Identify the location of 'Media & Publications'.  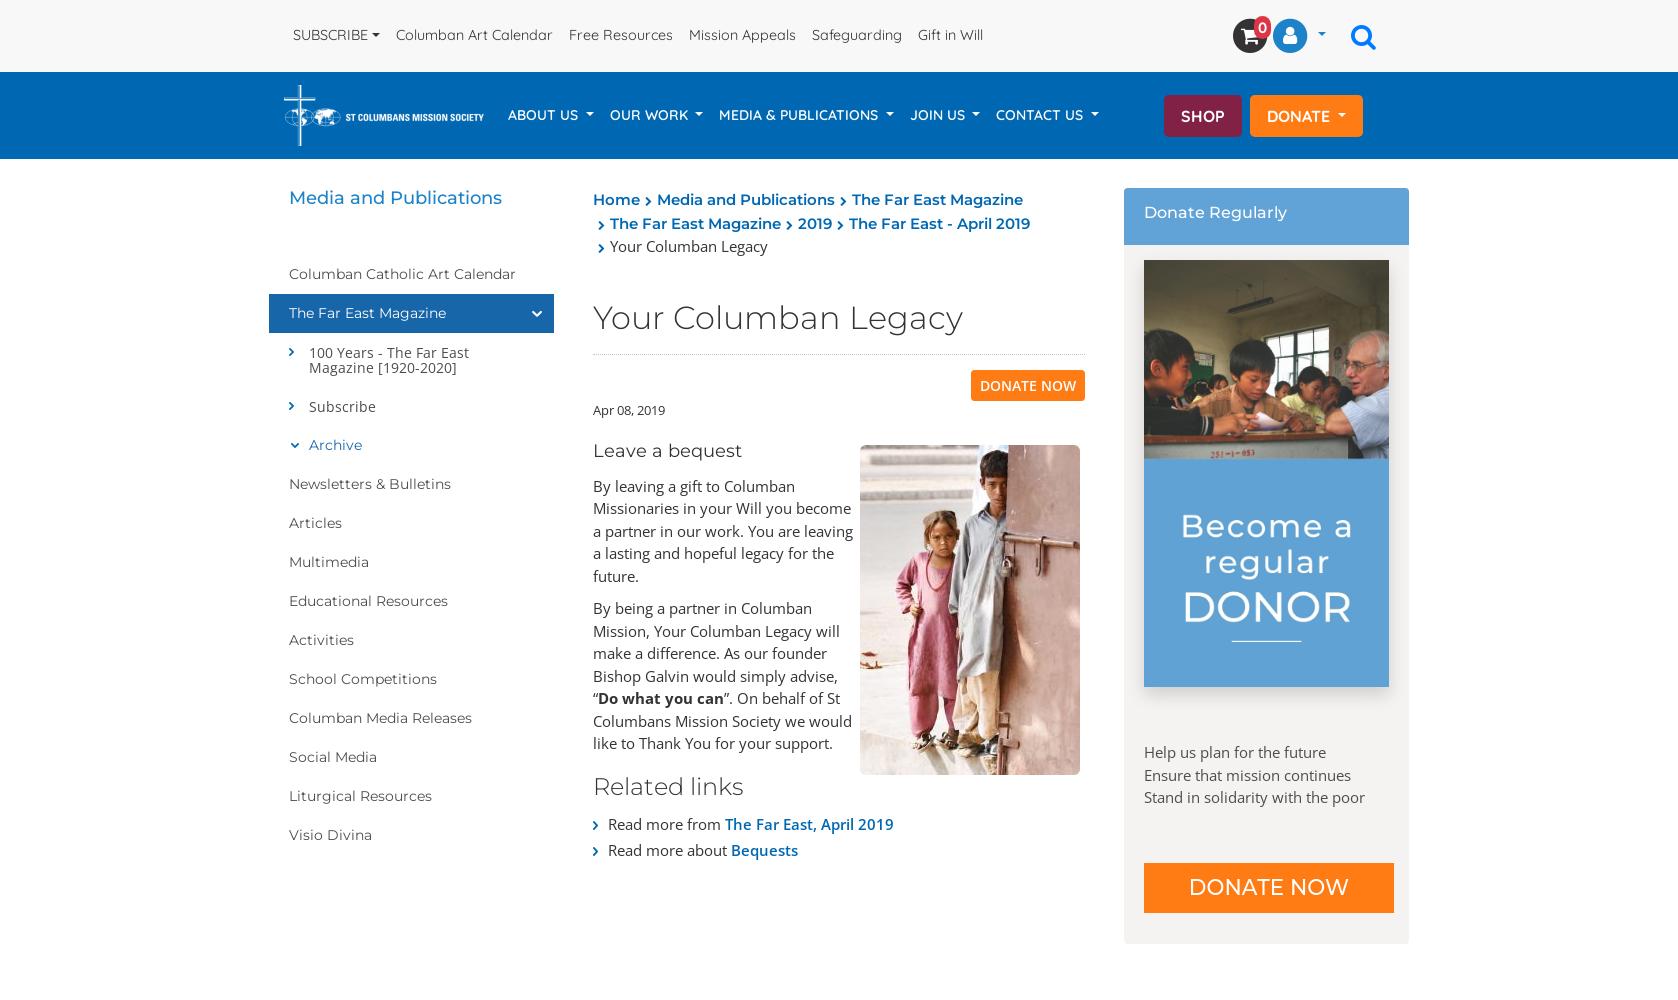
(799, 114).